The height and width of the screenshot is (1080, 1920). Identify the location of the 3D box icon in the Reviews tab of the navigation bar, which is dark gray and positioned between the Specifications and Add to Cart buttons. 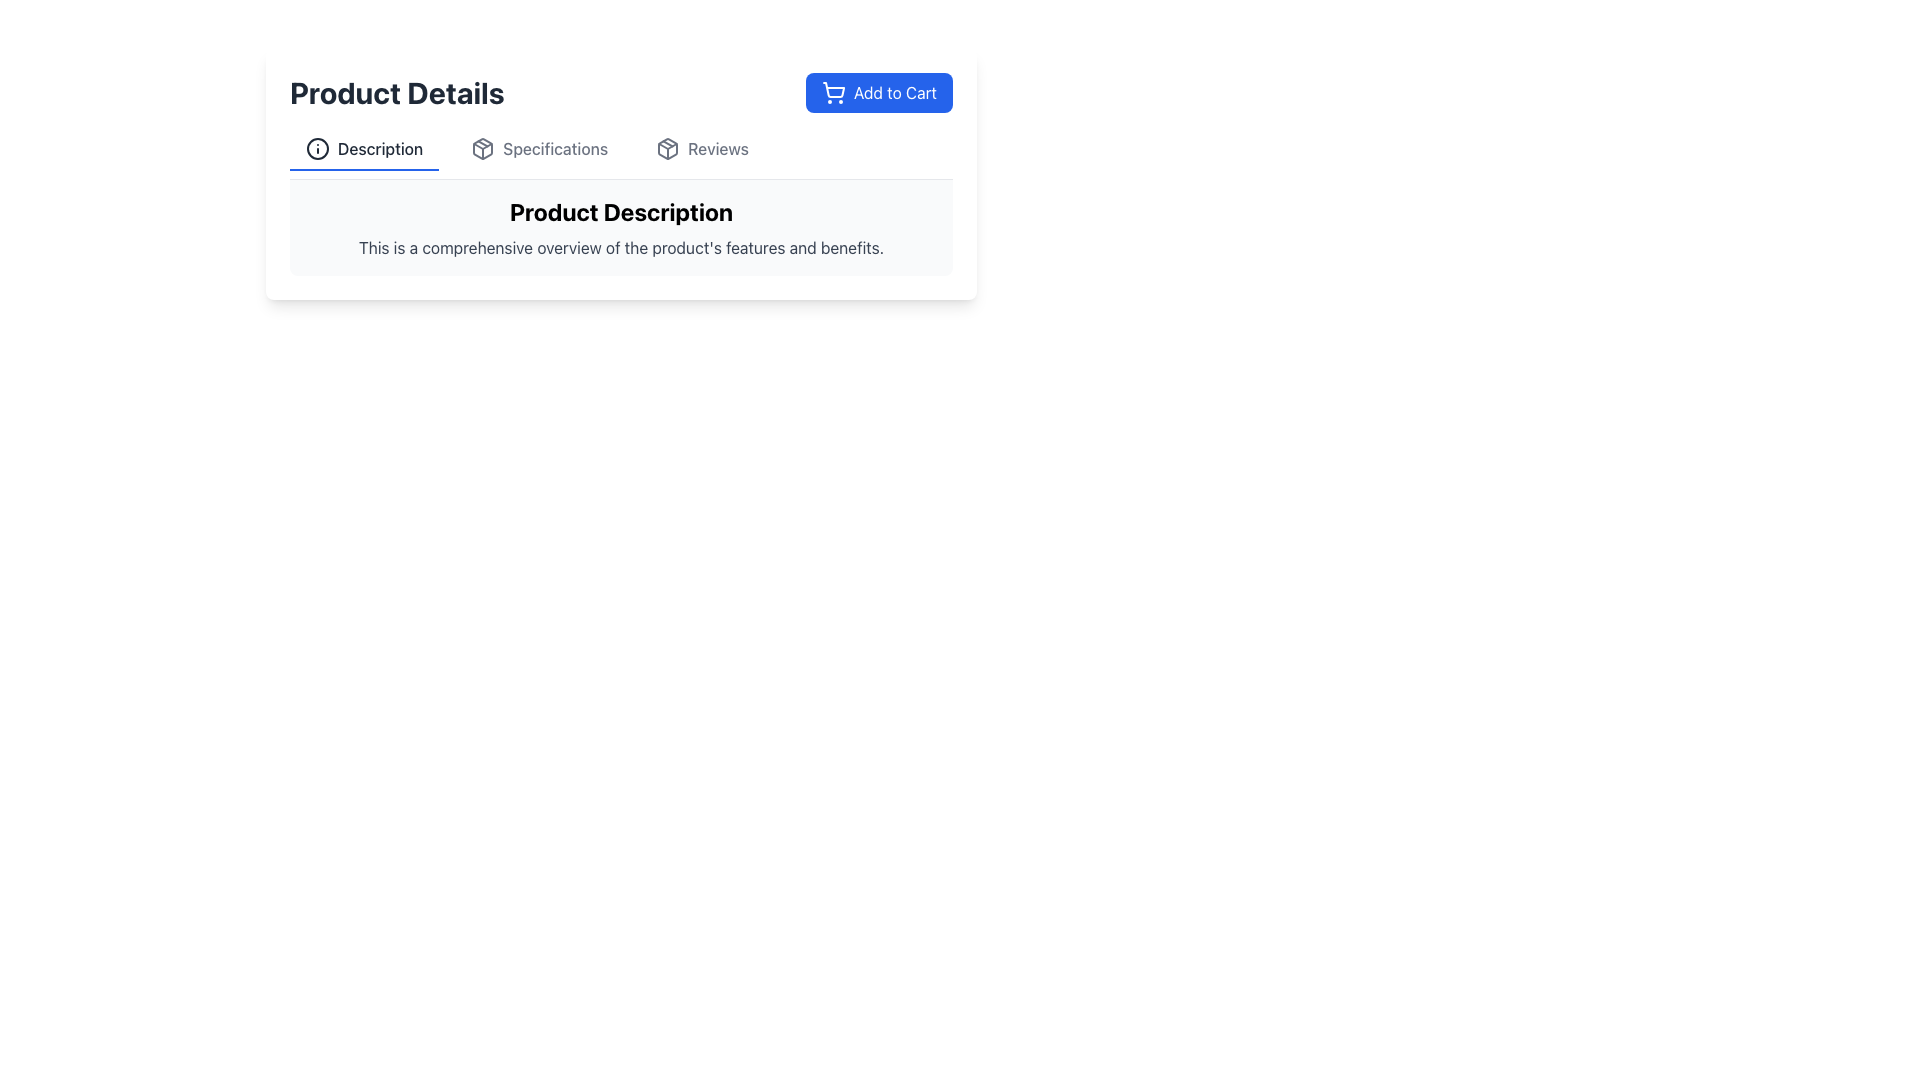
(668, 148).